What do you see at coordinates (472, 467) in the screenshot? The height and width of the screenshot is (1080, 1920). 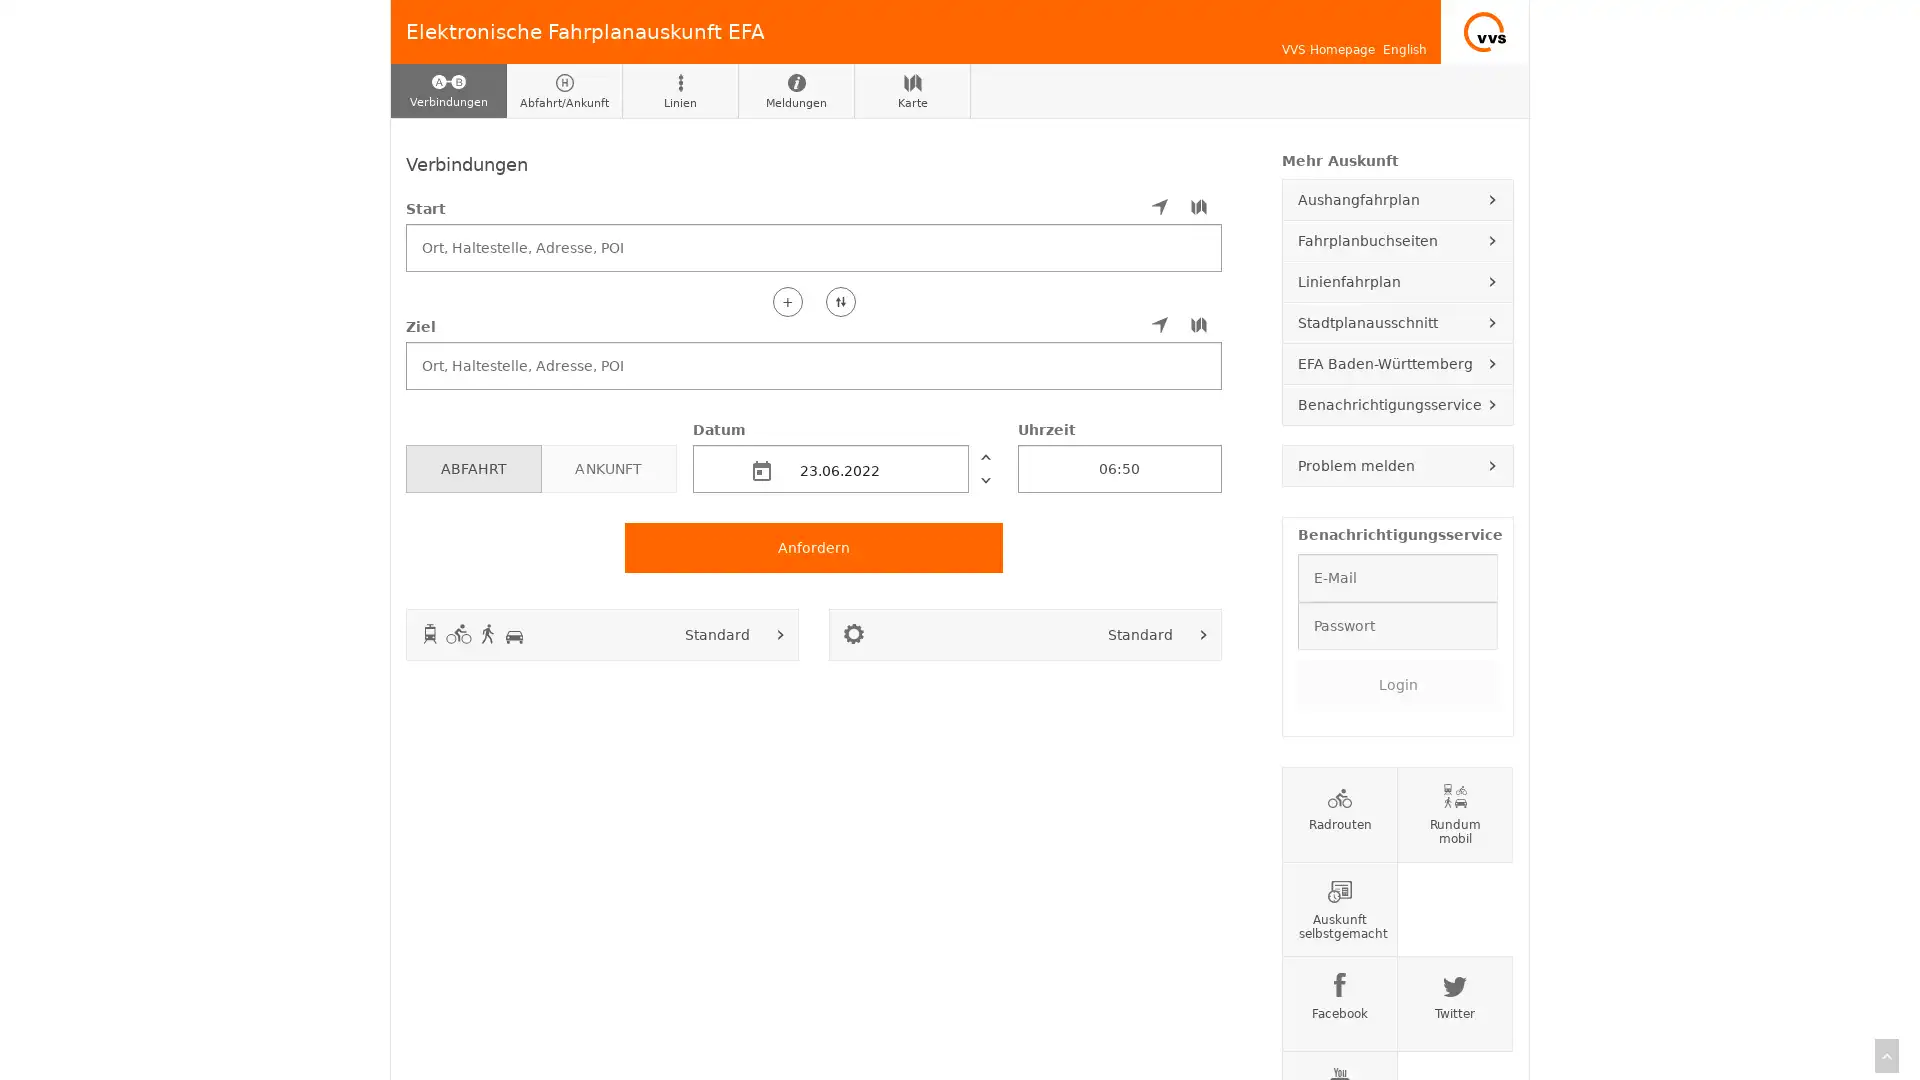 I see `ABFAHRT` at bounding box center [472, 467].